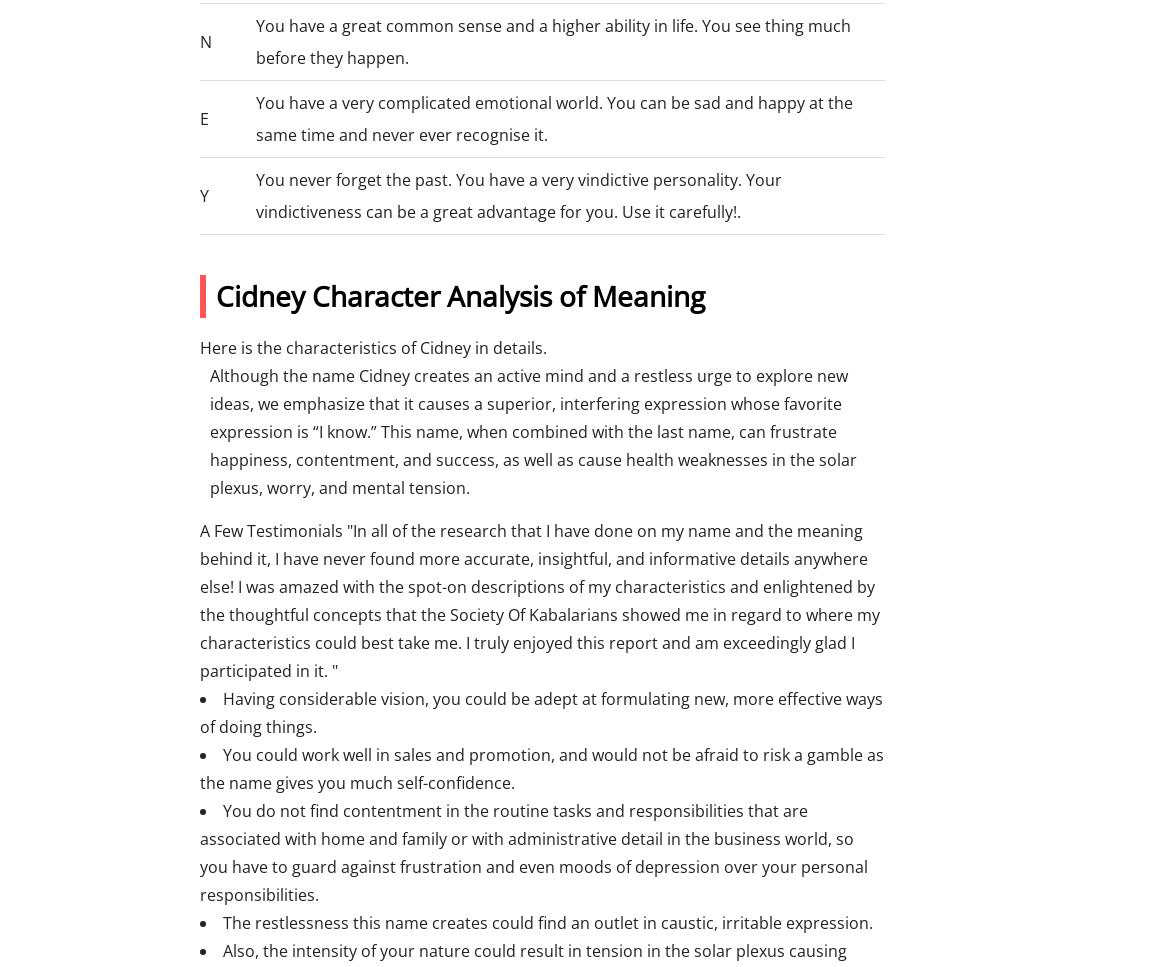  What do you see at coordinates (518, 194) in the screenshot?
I see `'You never forget the past. You have a very vindictive personality. Your vindictiveness can be a great advantage for you. Use it carefully!.'` at bounding box center [518, 194].